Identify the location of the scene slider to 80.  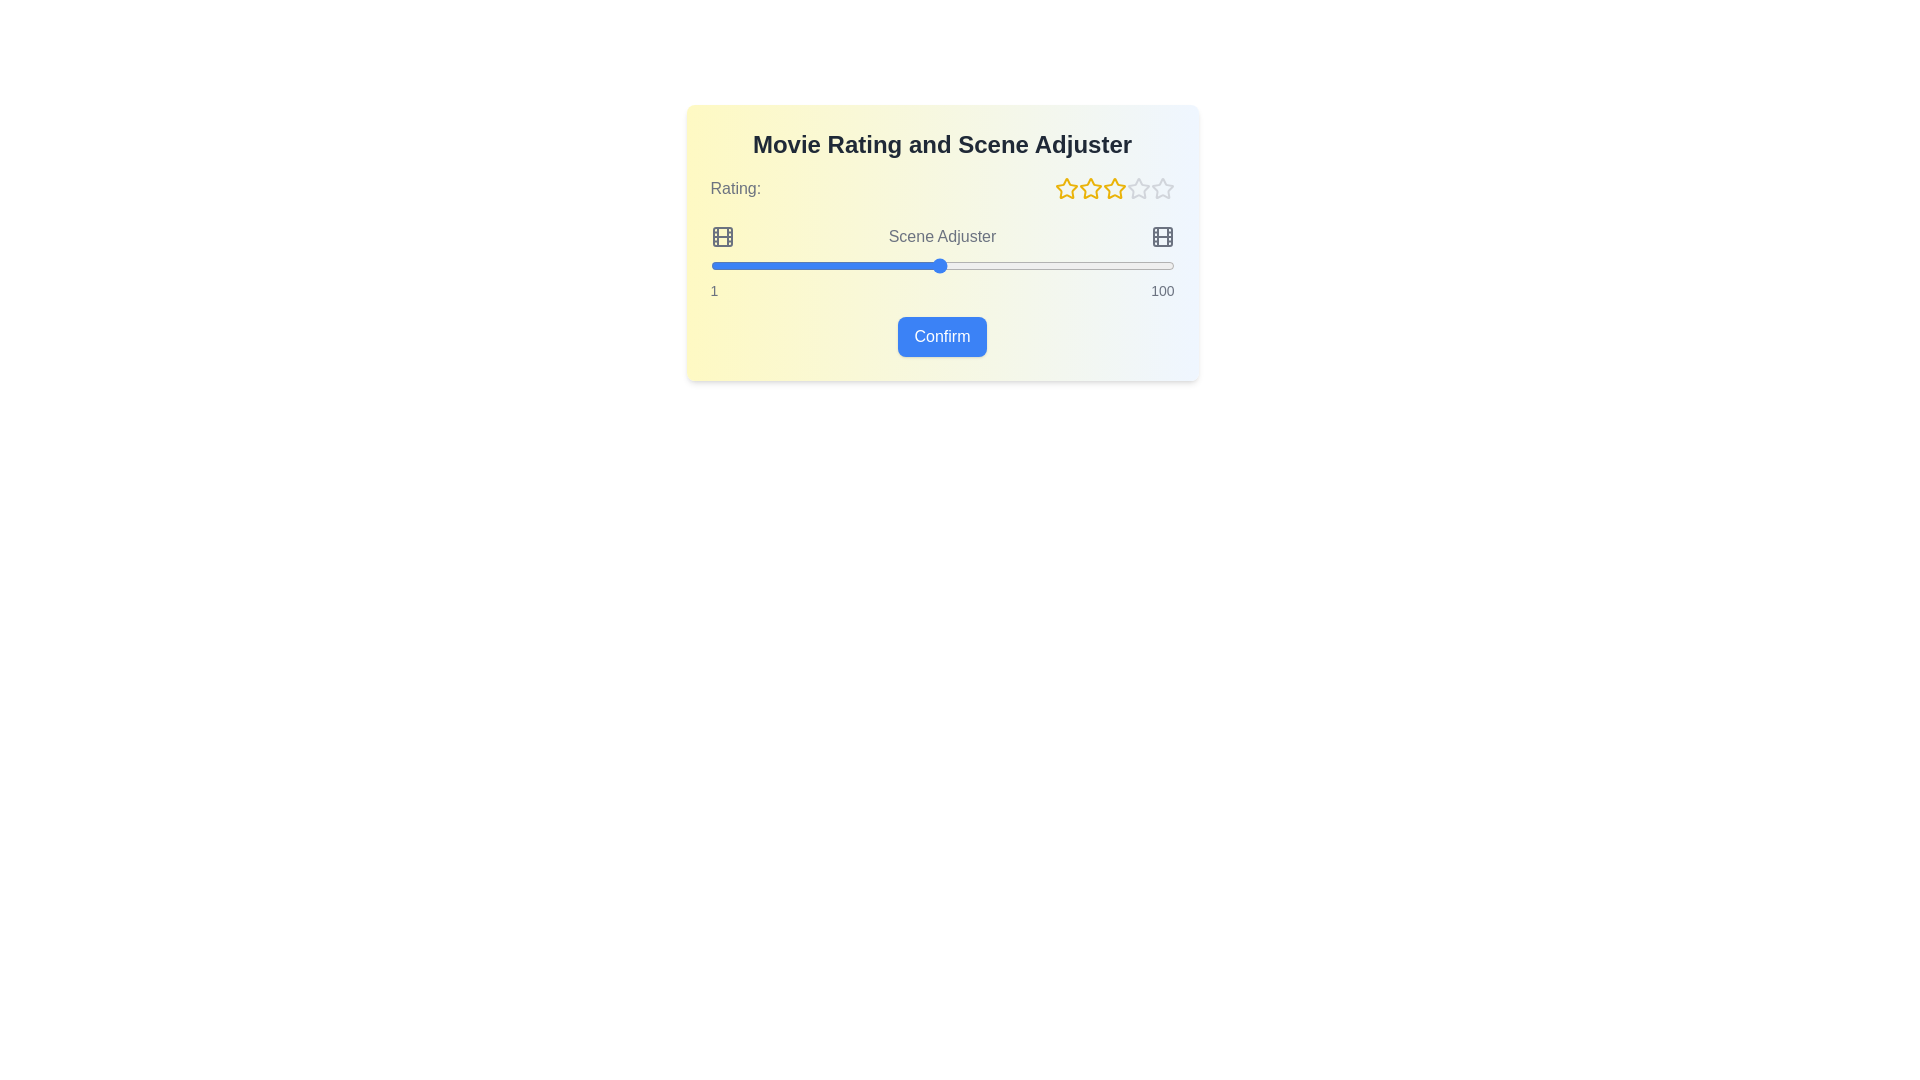
(1079, 265).